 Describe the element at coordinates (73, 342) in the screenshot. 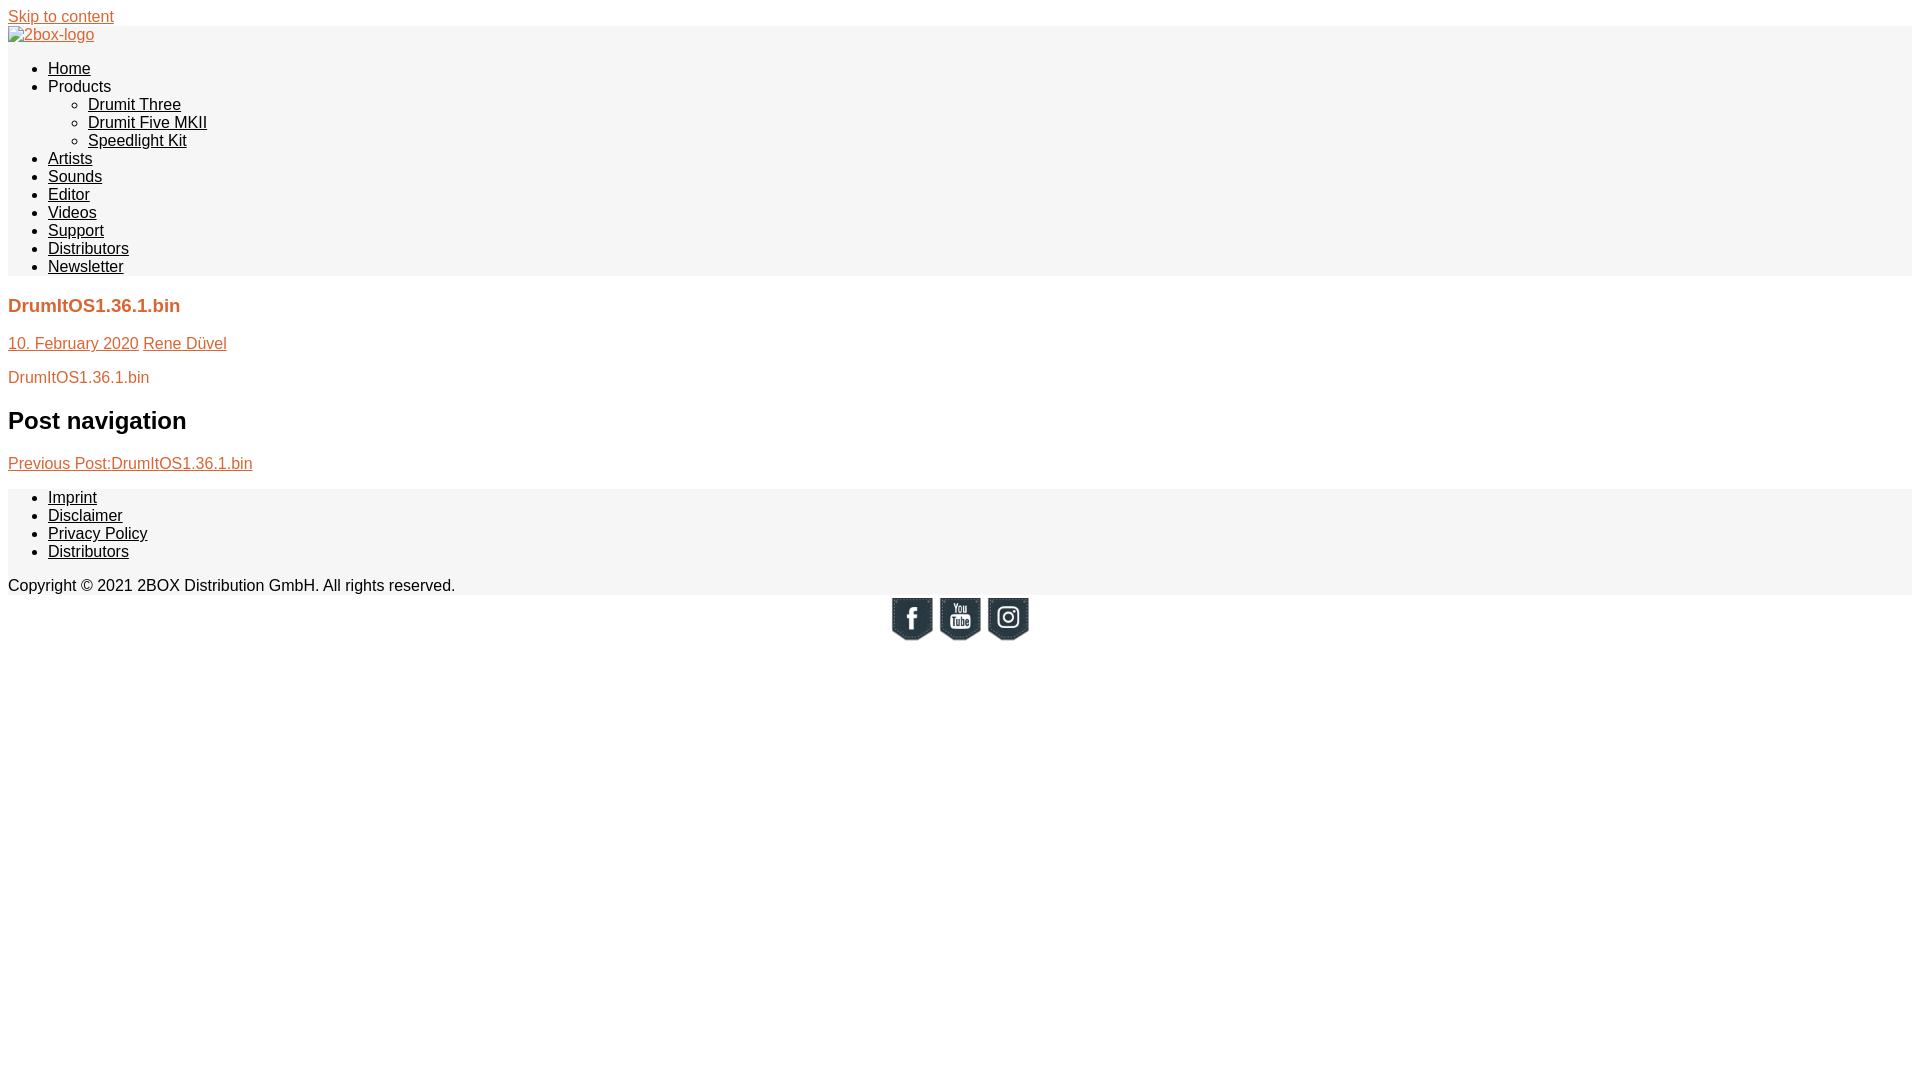

I see `'10. February 2020'` at that location.